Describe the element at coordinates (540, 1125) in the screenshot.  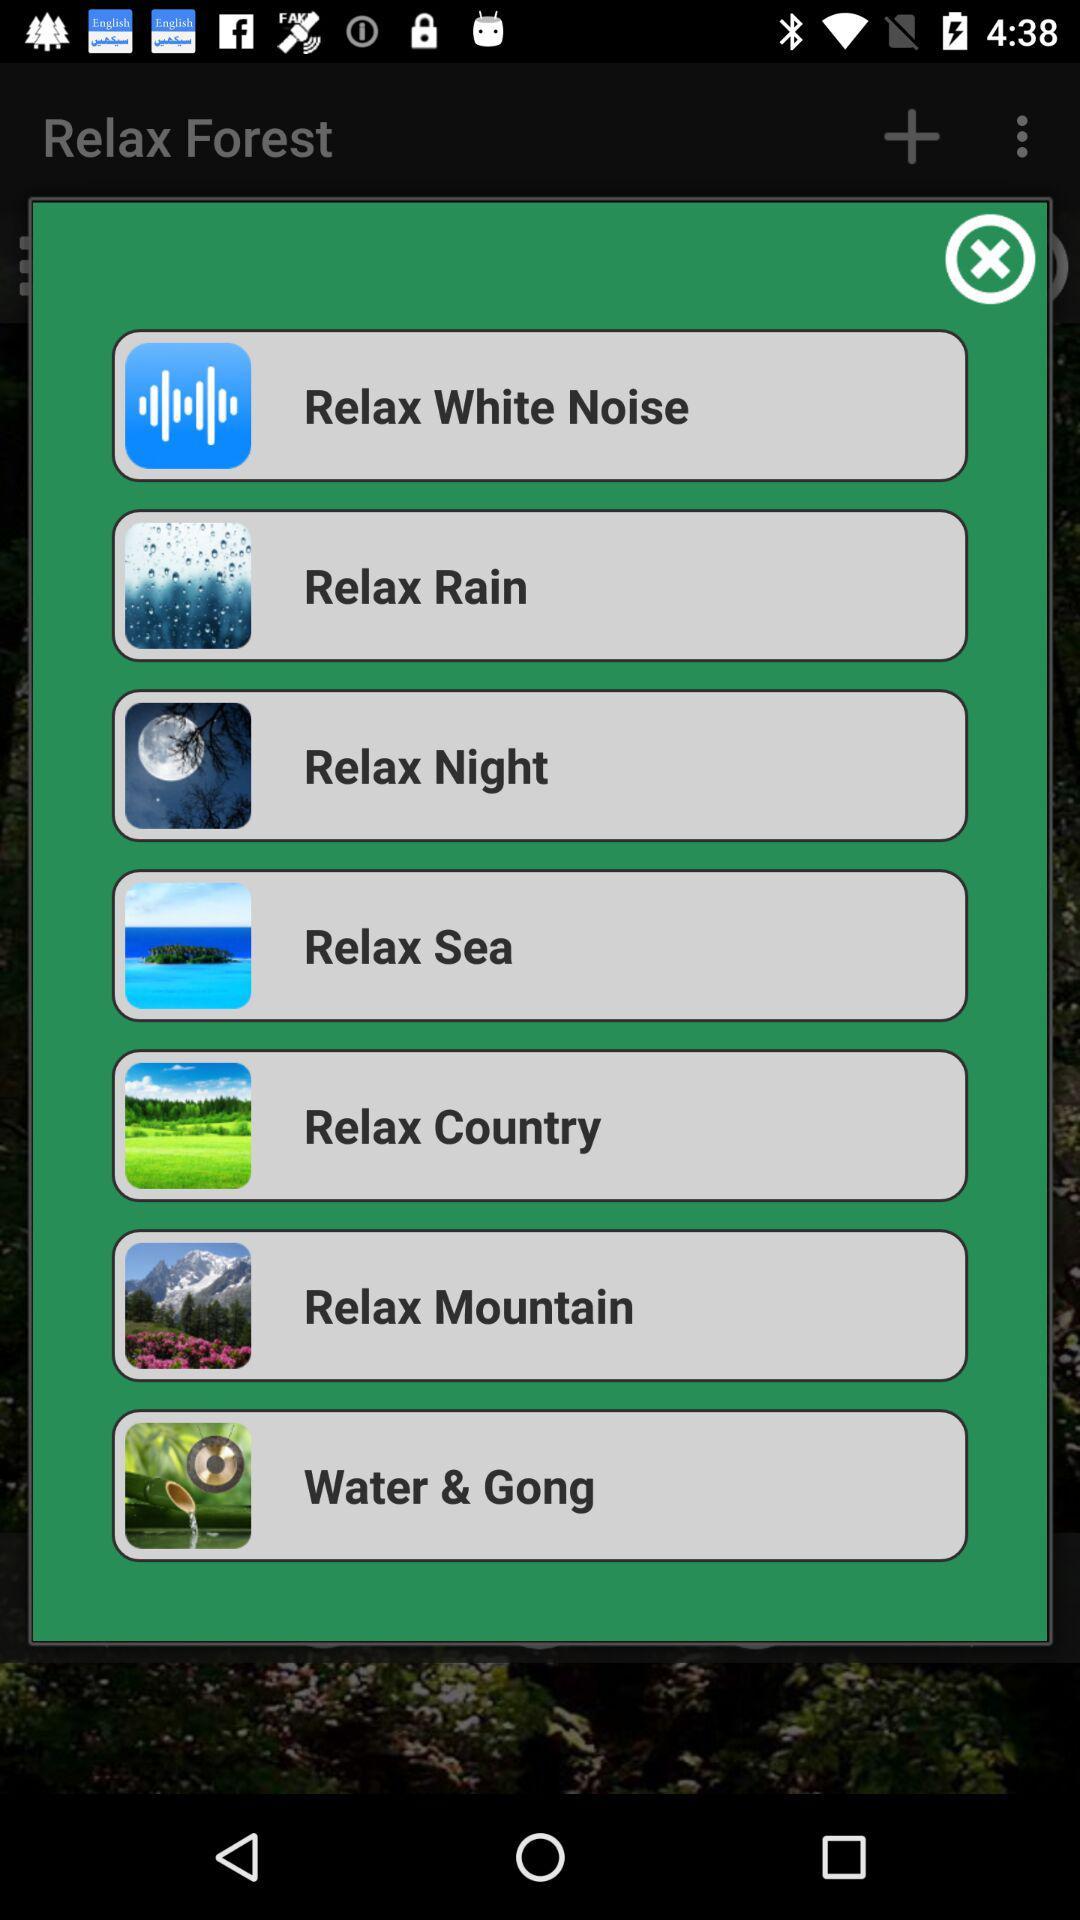
I see `relax country icon` at that location.